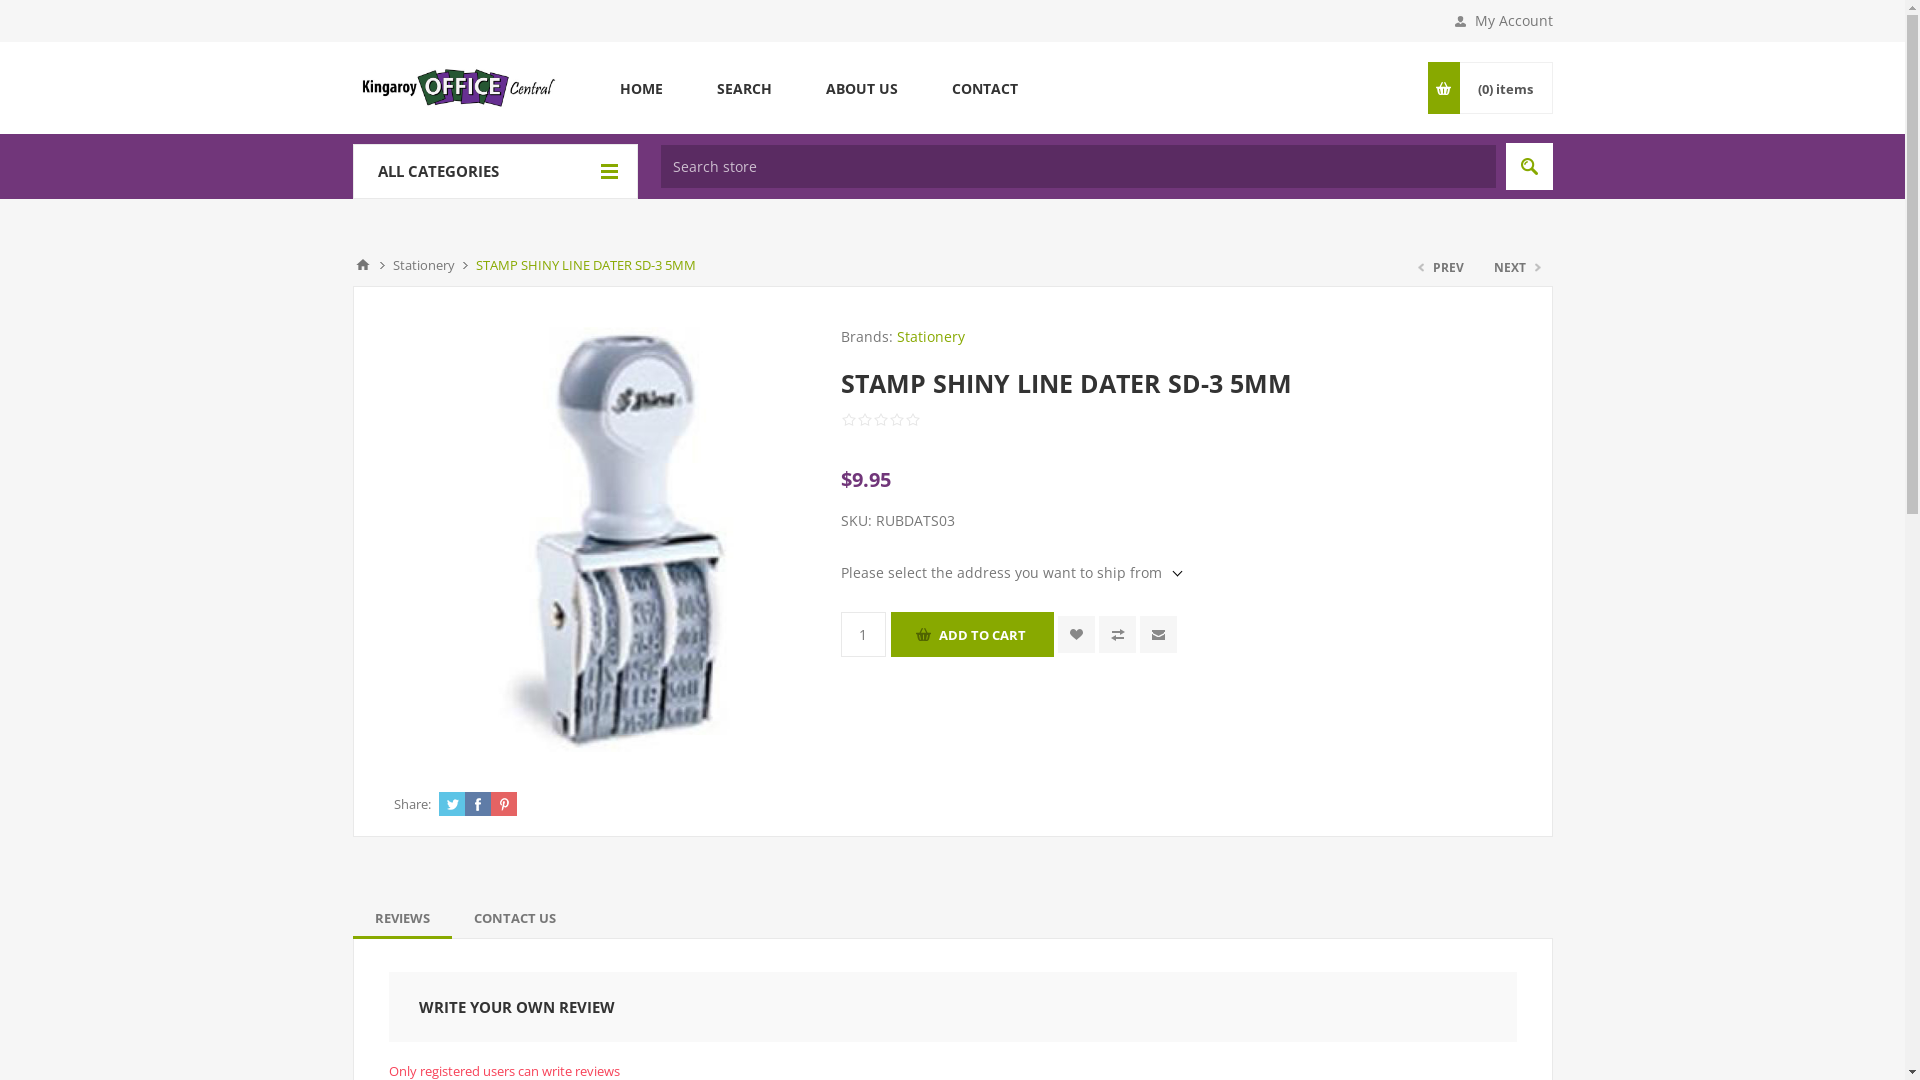 The image size is (1920, 1080). What do you see at coordinates (860, 87) in the screenshot?
I see `'ABOUT US'` at bounding box center [860, 87].